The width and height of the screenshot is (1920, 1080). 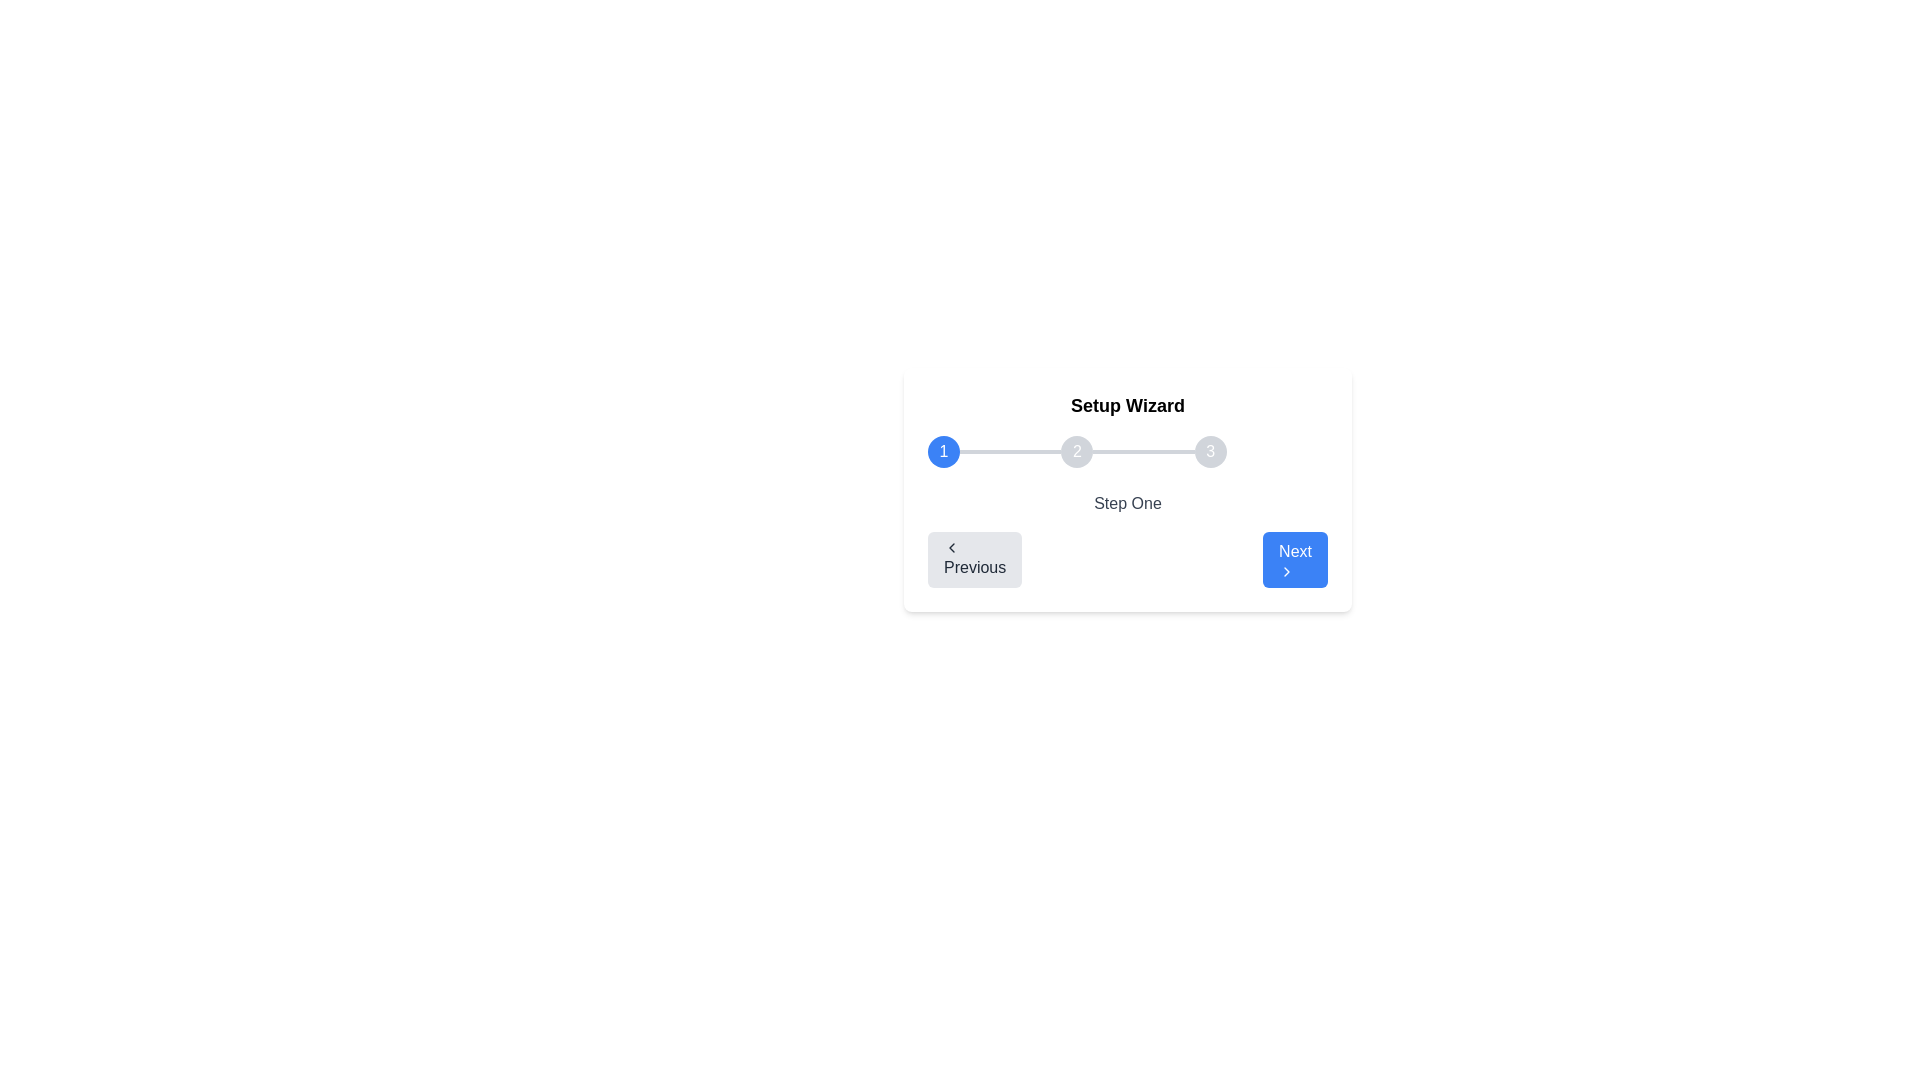 What do you see at coordinates (975, 559) in the screenshot?
I see `the 'Previous' button, which has a light gray background and dark gray text, located in the lower-left corner of the card` at bounding box center [975, 559].